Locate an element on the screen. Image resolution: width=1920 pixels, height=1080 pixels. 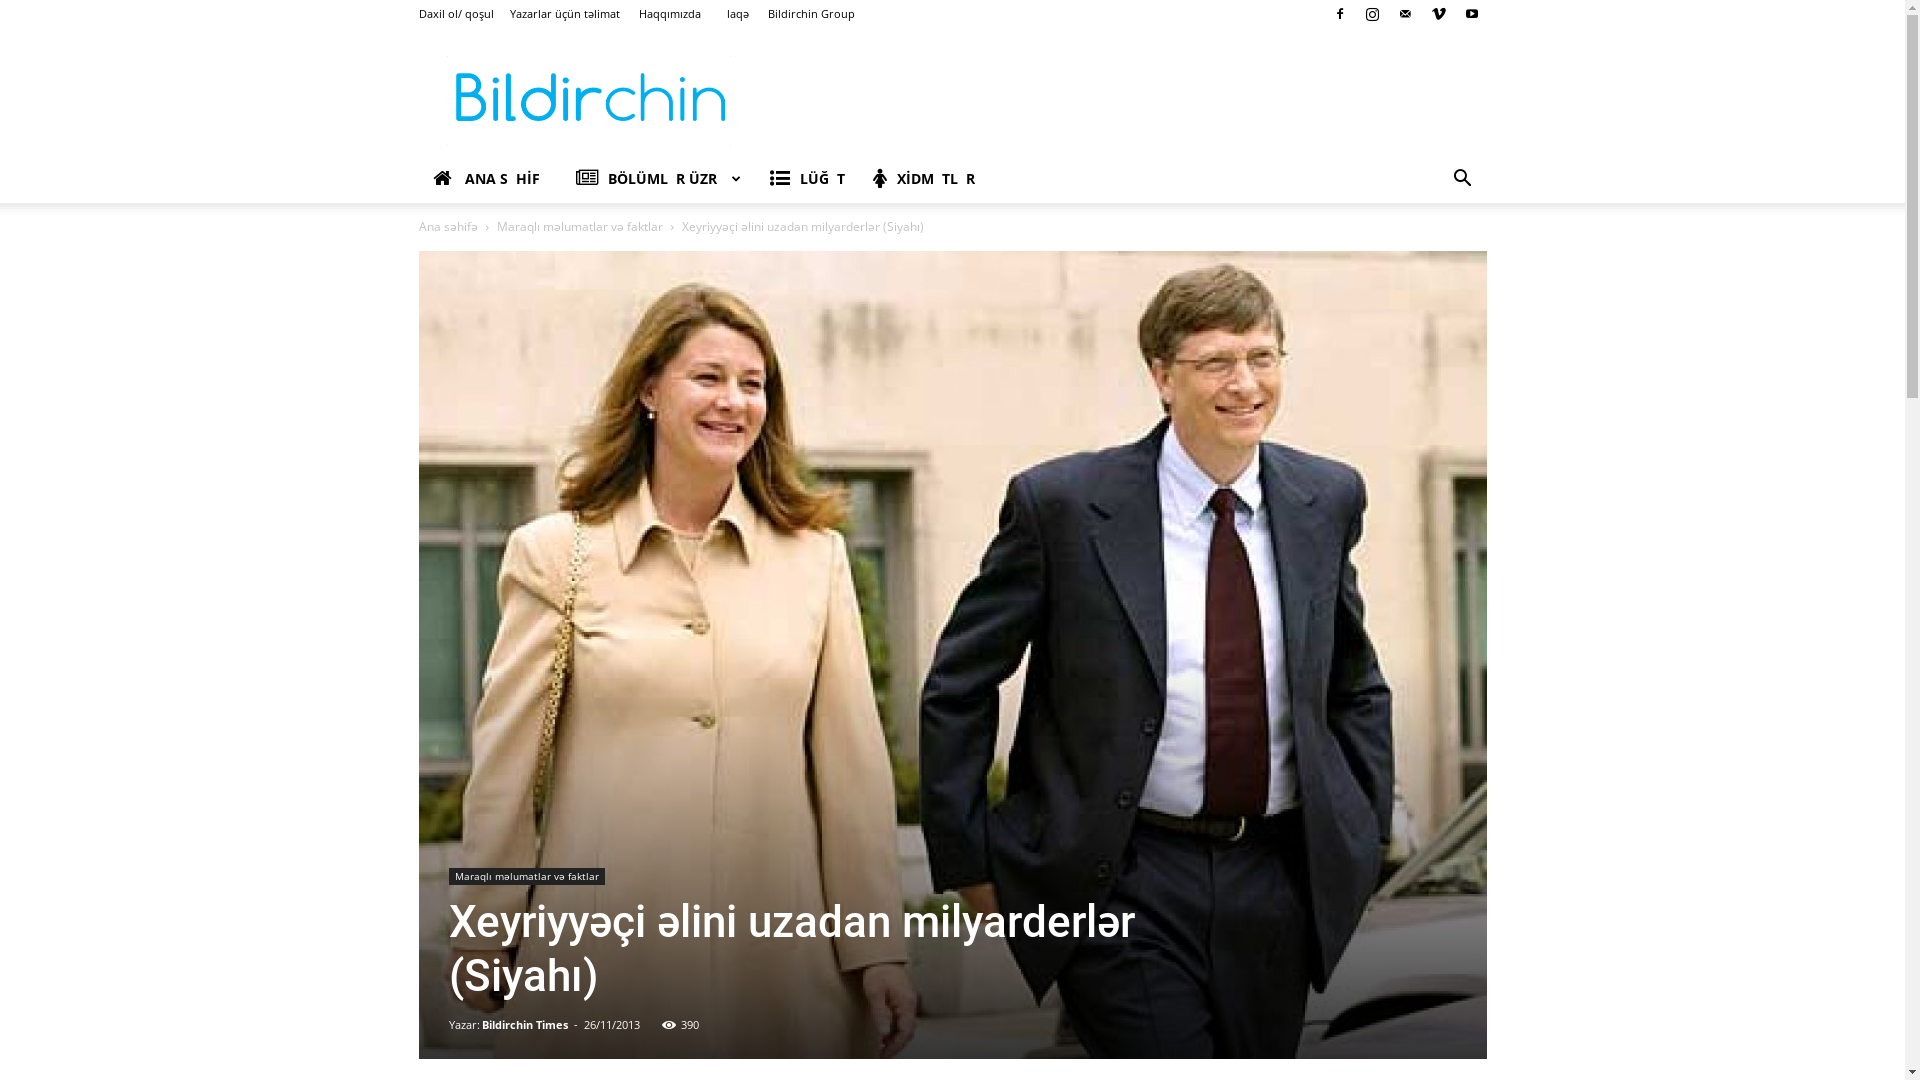
'Search' is located at coordinates (1430, 257).